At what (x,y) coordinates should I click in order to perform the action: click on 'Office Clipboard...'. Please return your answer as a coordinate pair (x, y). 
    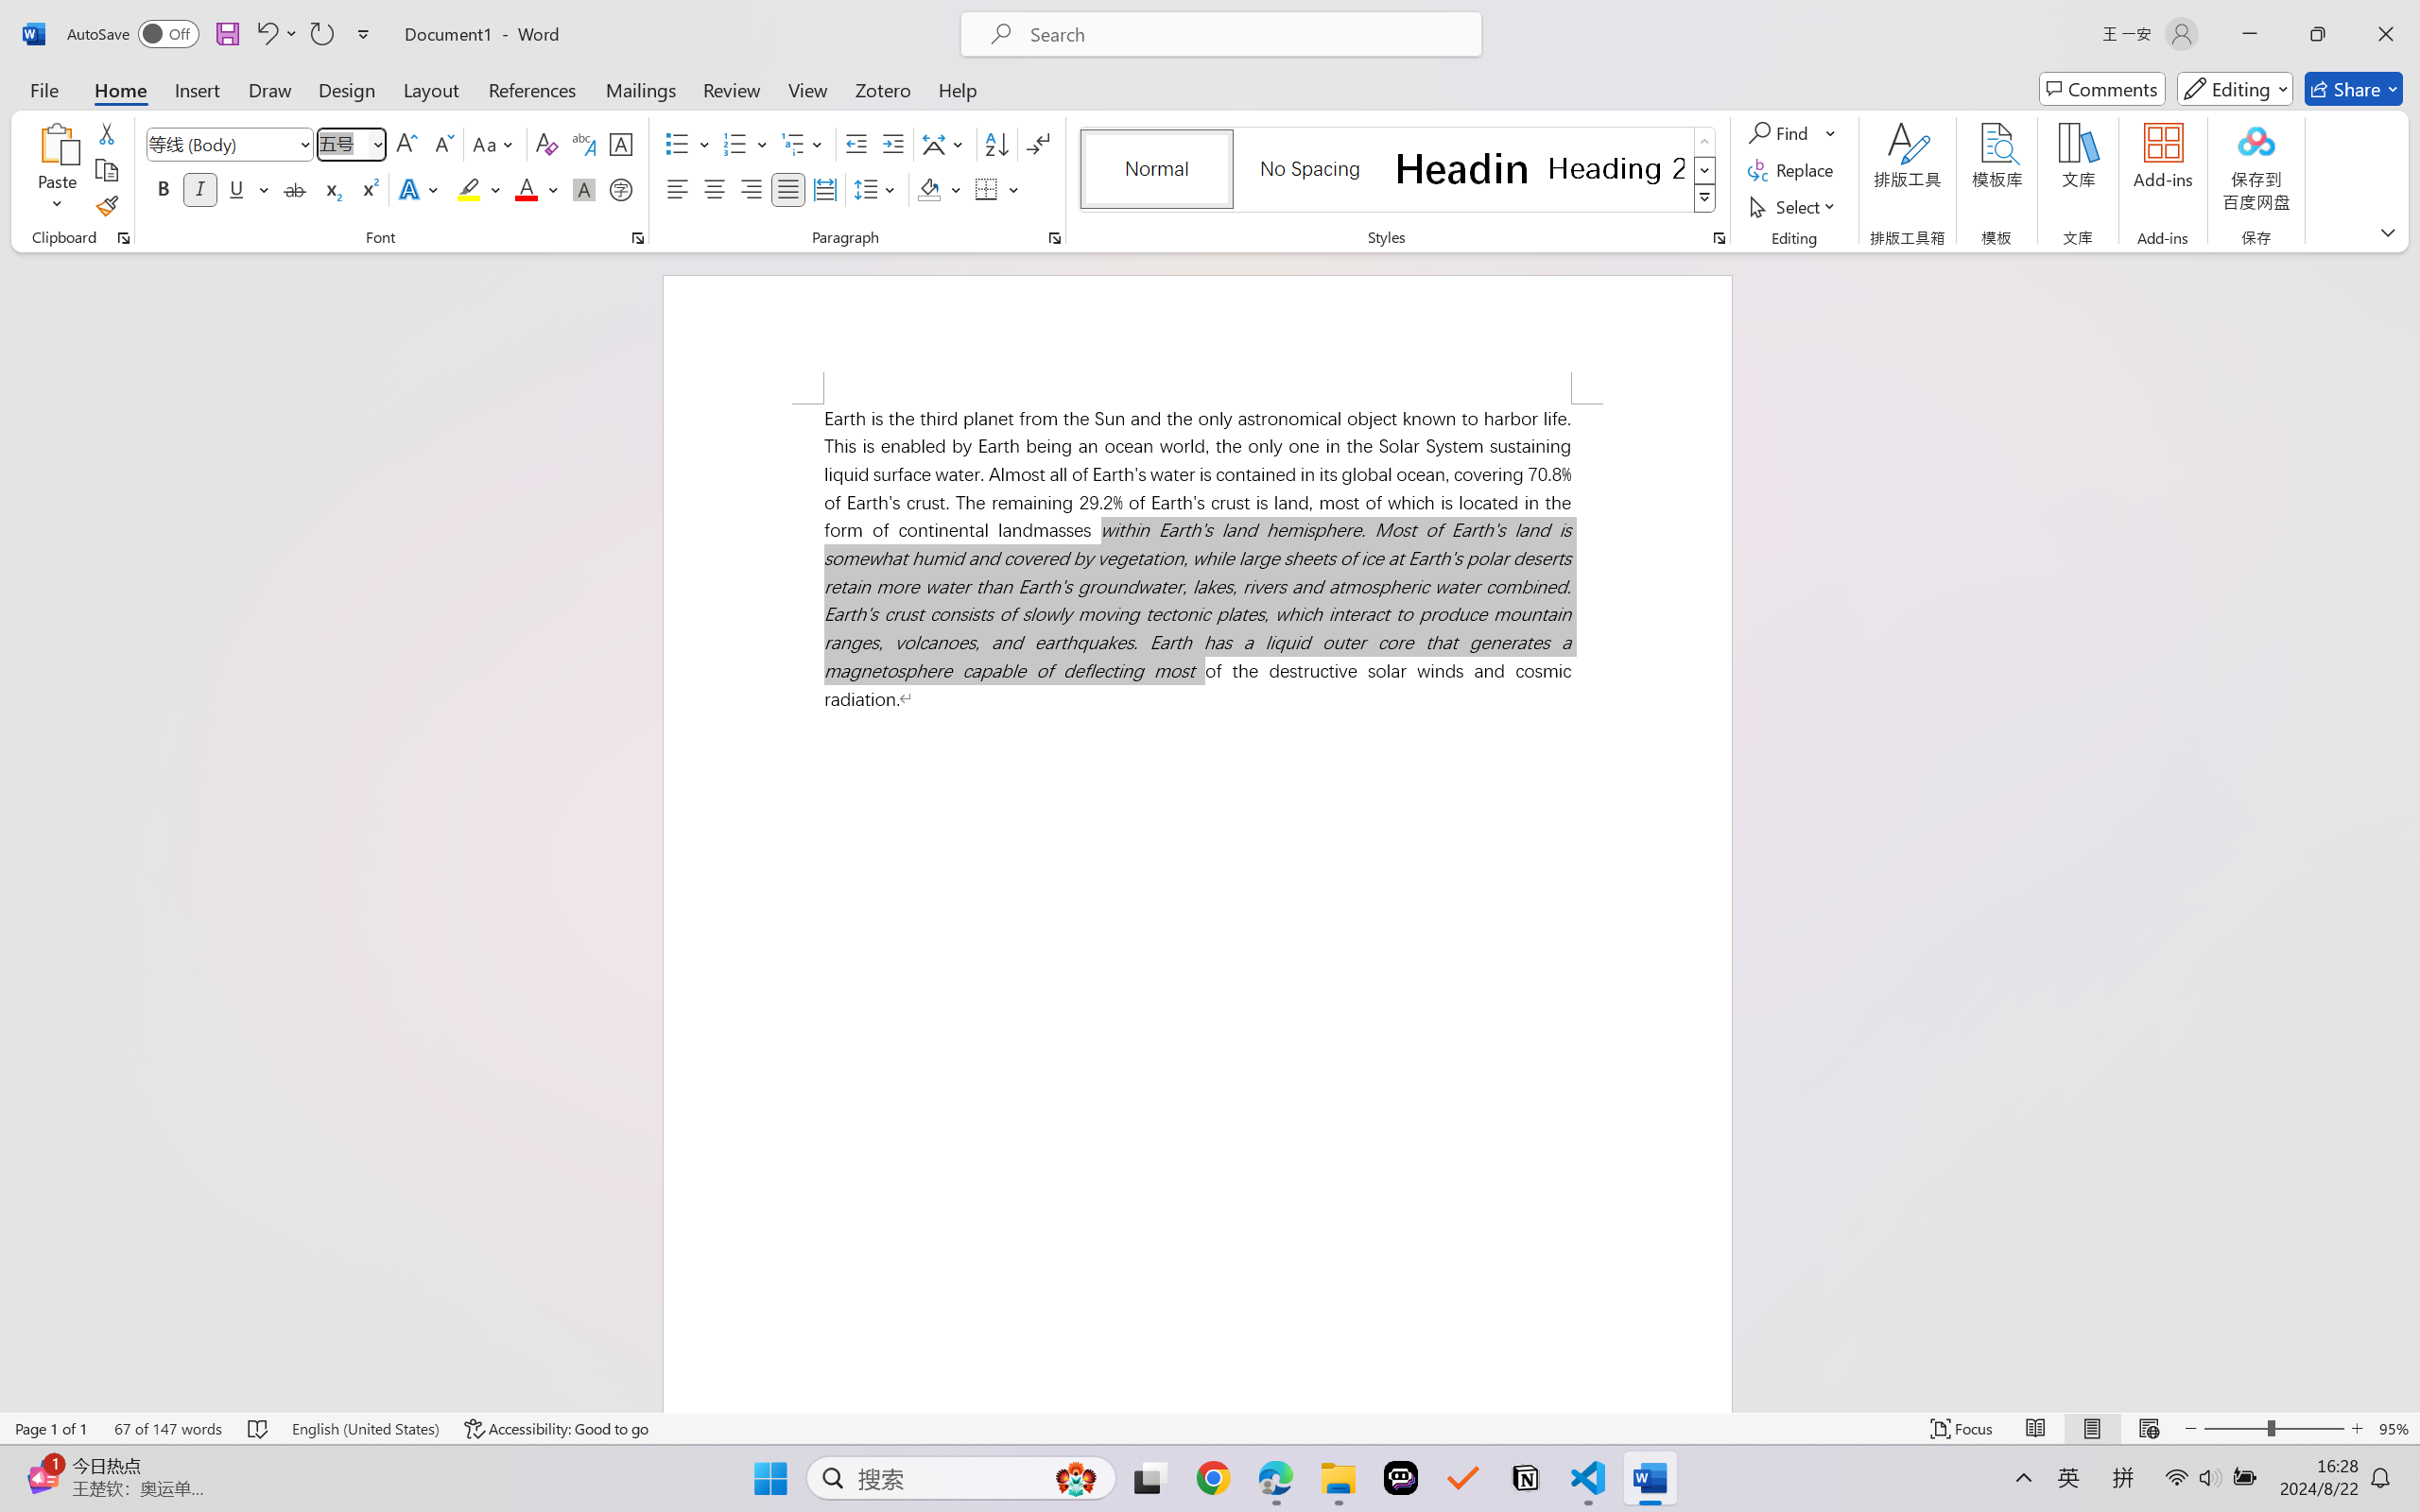
    Looking at the image, I should click on (122, 237).